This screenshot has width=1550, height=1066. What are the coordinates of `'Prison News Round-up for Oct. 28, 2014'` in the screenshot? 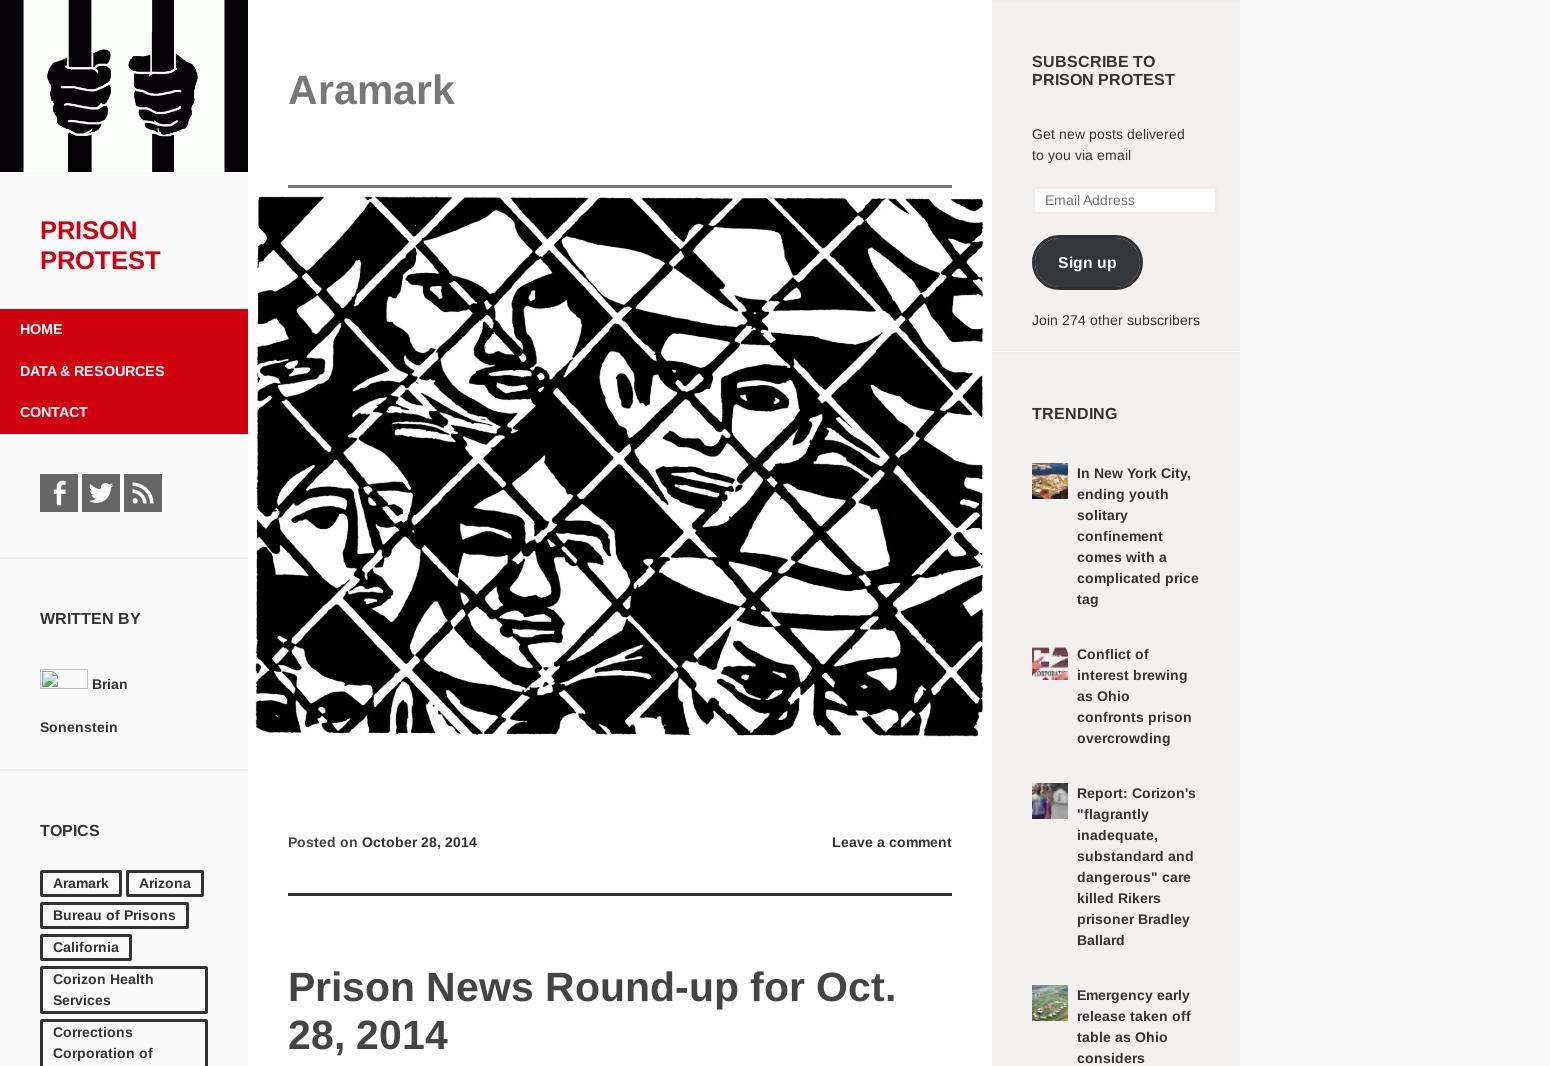 It's located at (287, 1010).